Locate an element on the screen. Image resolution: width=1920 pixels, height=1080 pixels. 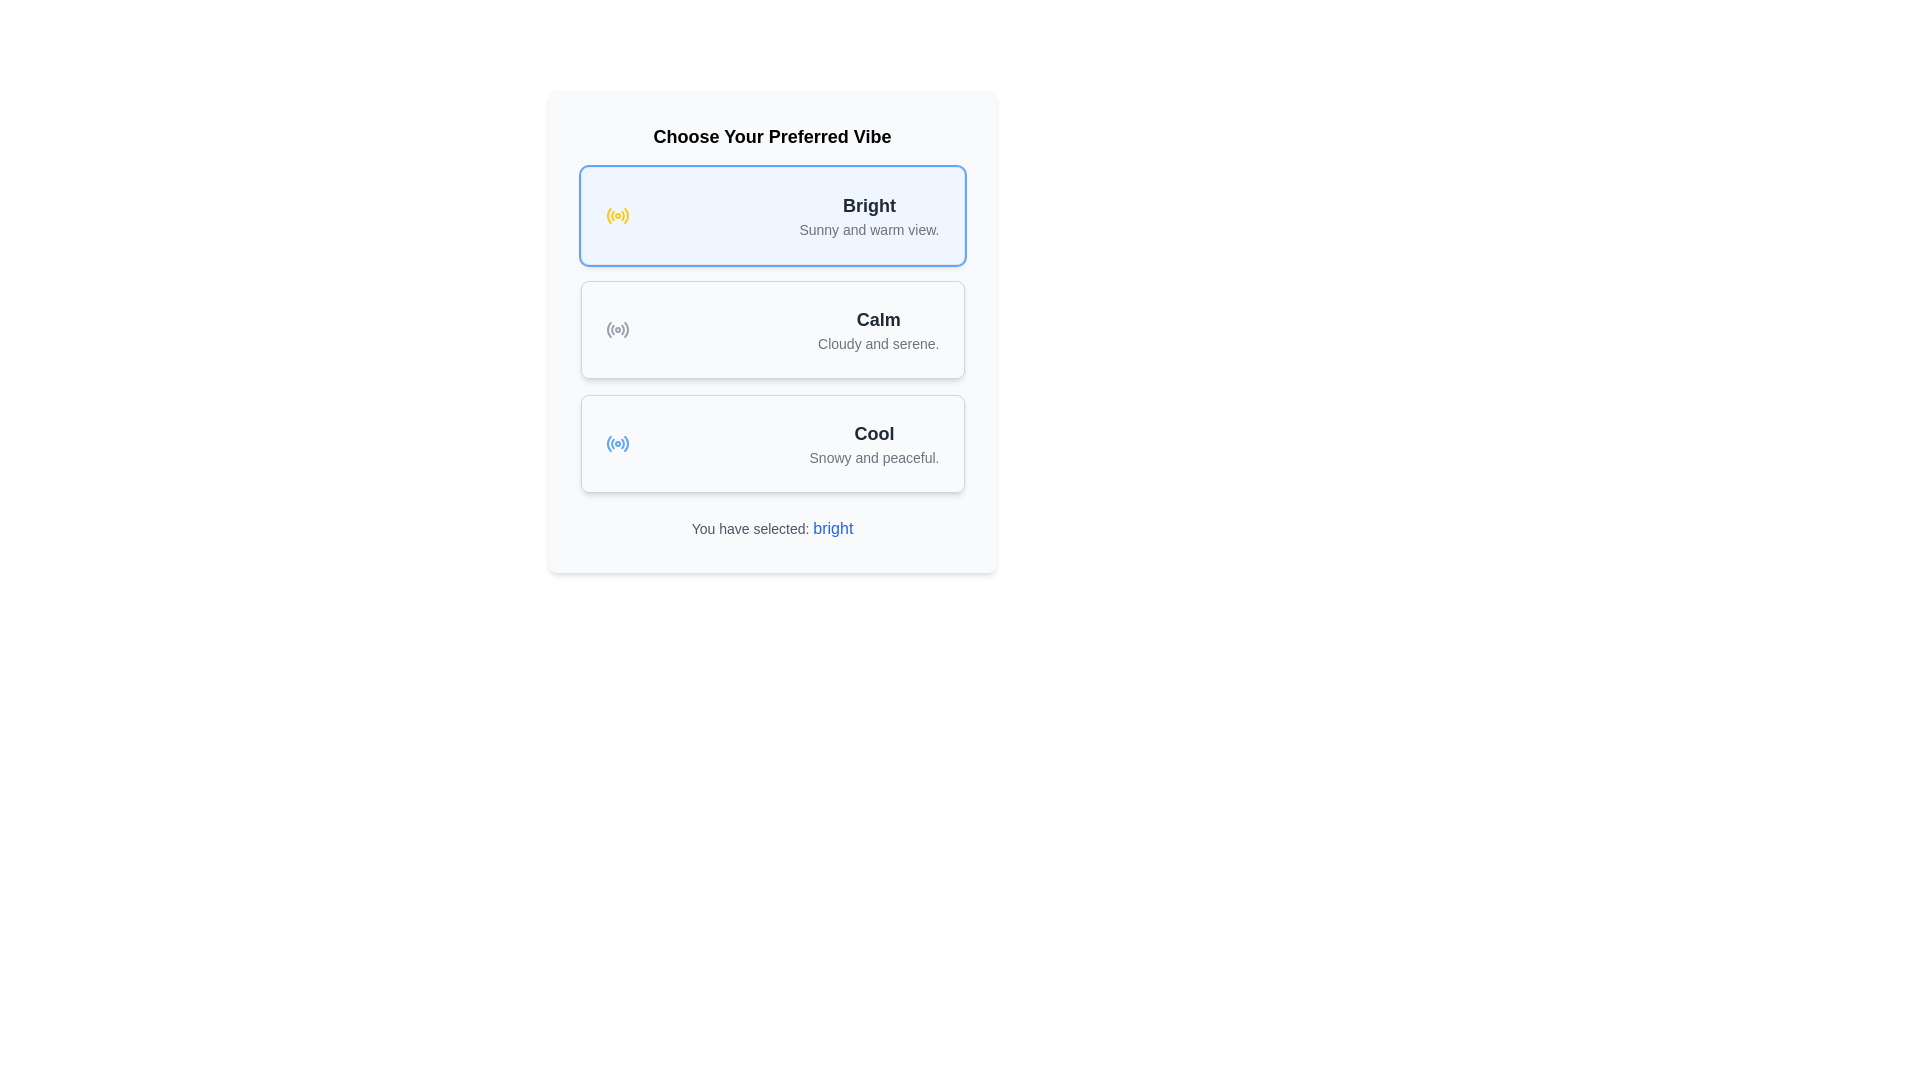
the 'Calm' vibe card, which is the second card in a vertically stacked layout and described as 'Cloudy and serene.' is located at coordinates (771, 330).